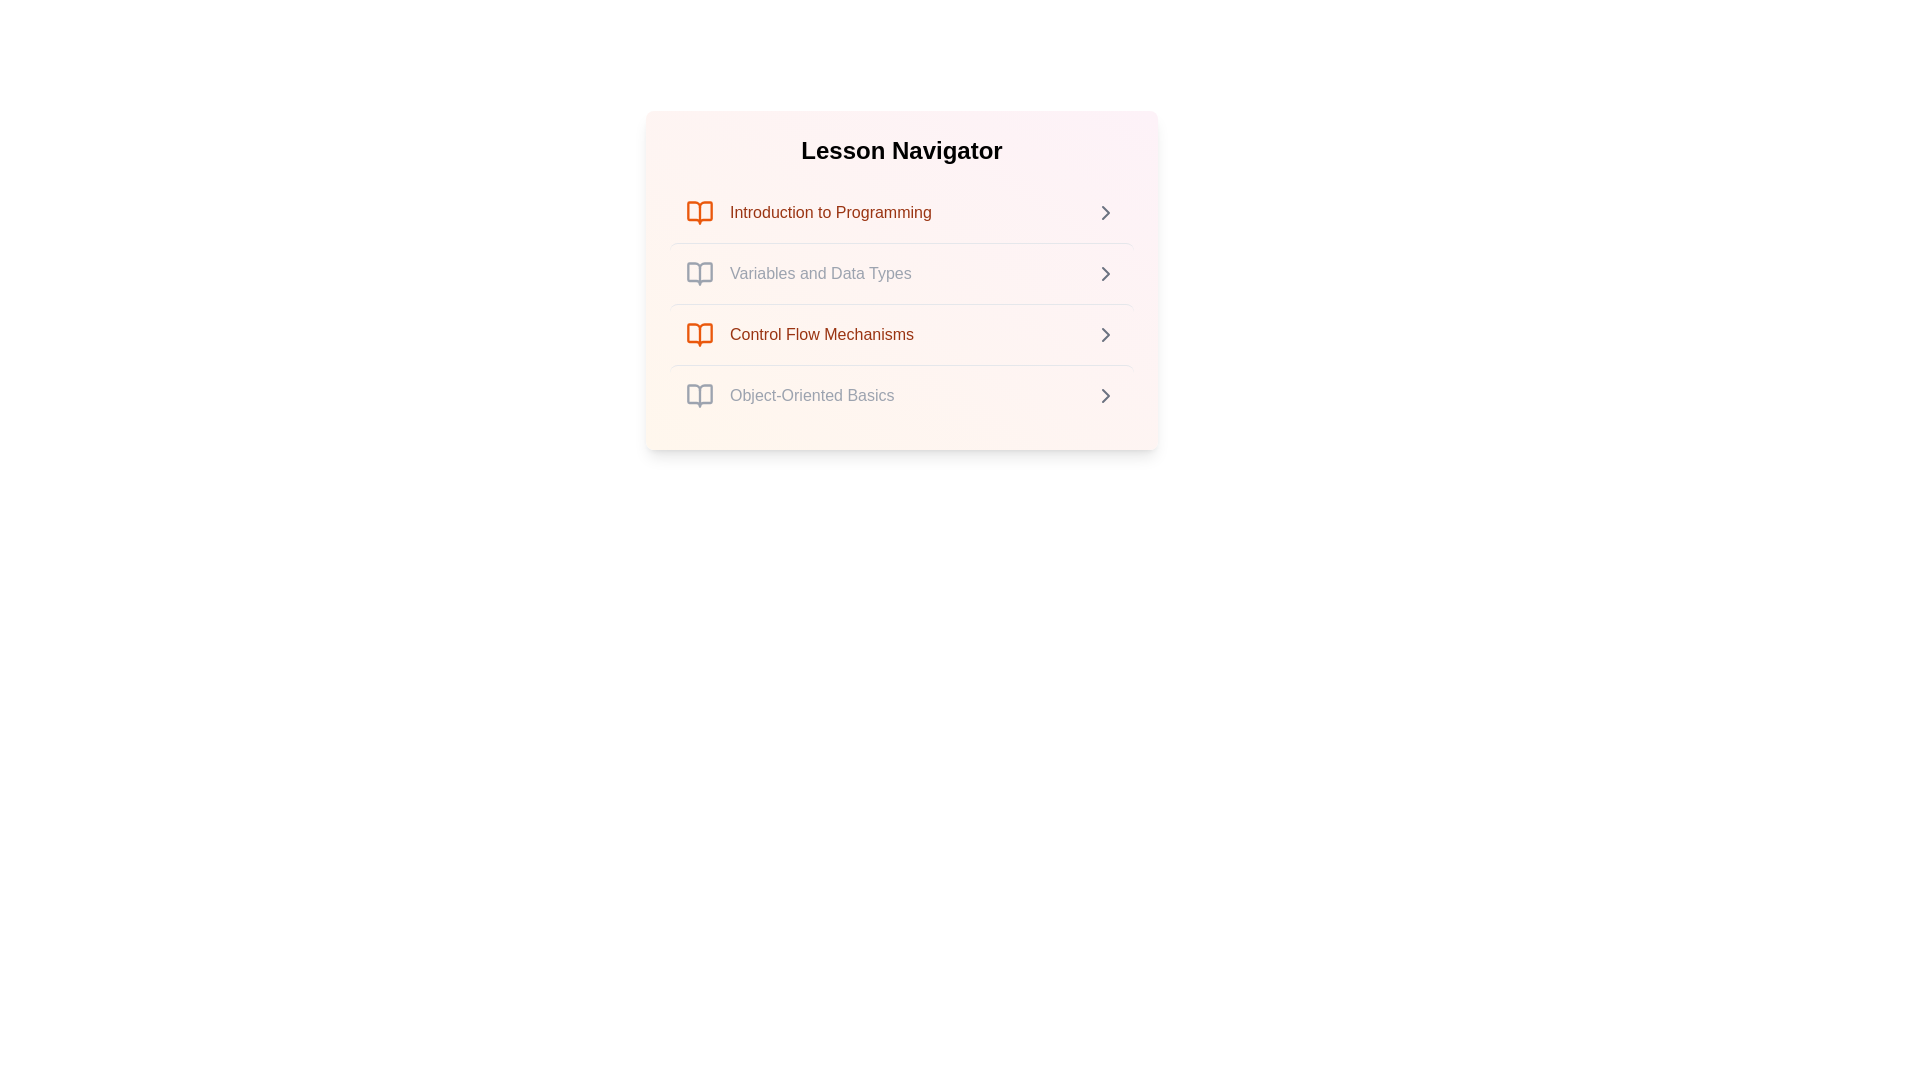  What do you see at coordinates (901, 333) in the screenshot?
I see `the lesson item titled 'Control Flow Mechanisms' to view its details` at bounding box center [901, 333].